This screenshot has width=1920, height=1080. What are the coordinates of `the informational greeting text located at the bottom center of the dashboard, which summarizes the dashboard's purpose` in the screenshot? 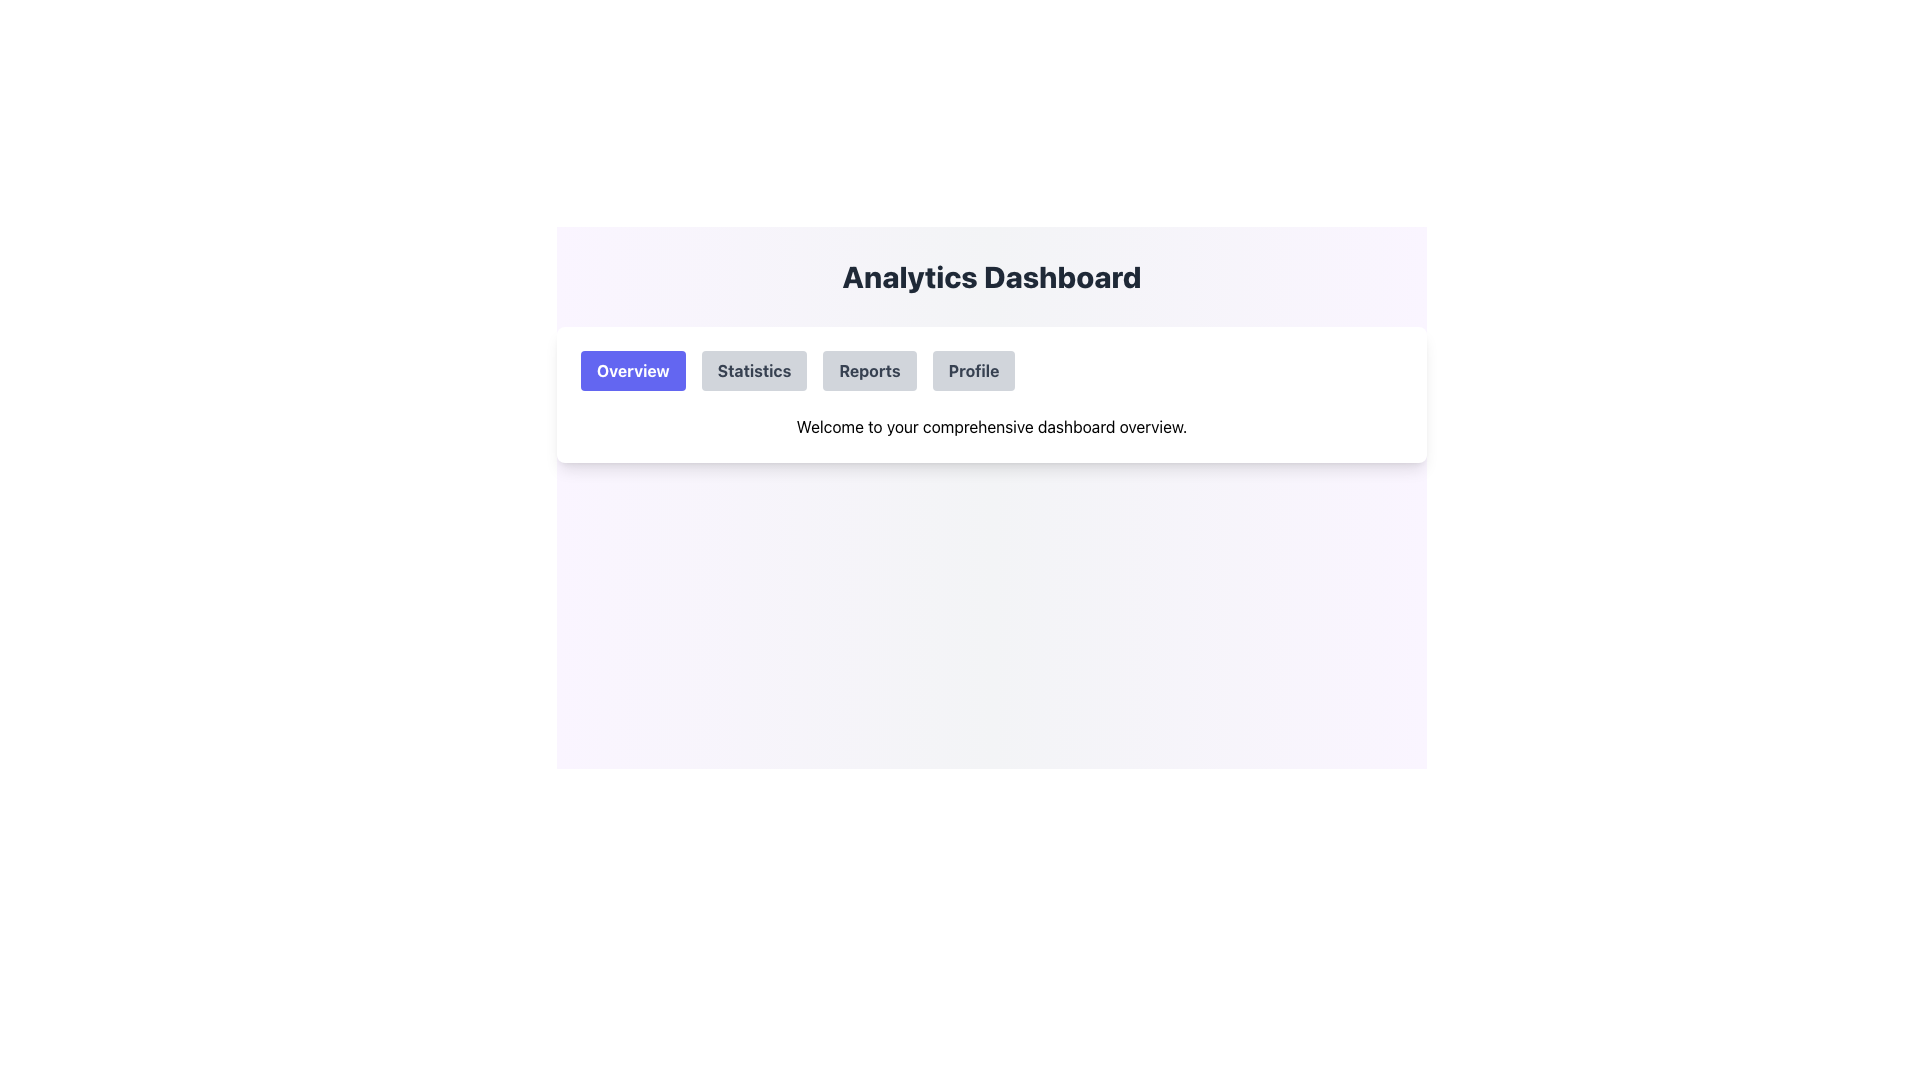 It's located at (992, 426).